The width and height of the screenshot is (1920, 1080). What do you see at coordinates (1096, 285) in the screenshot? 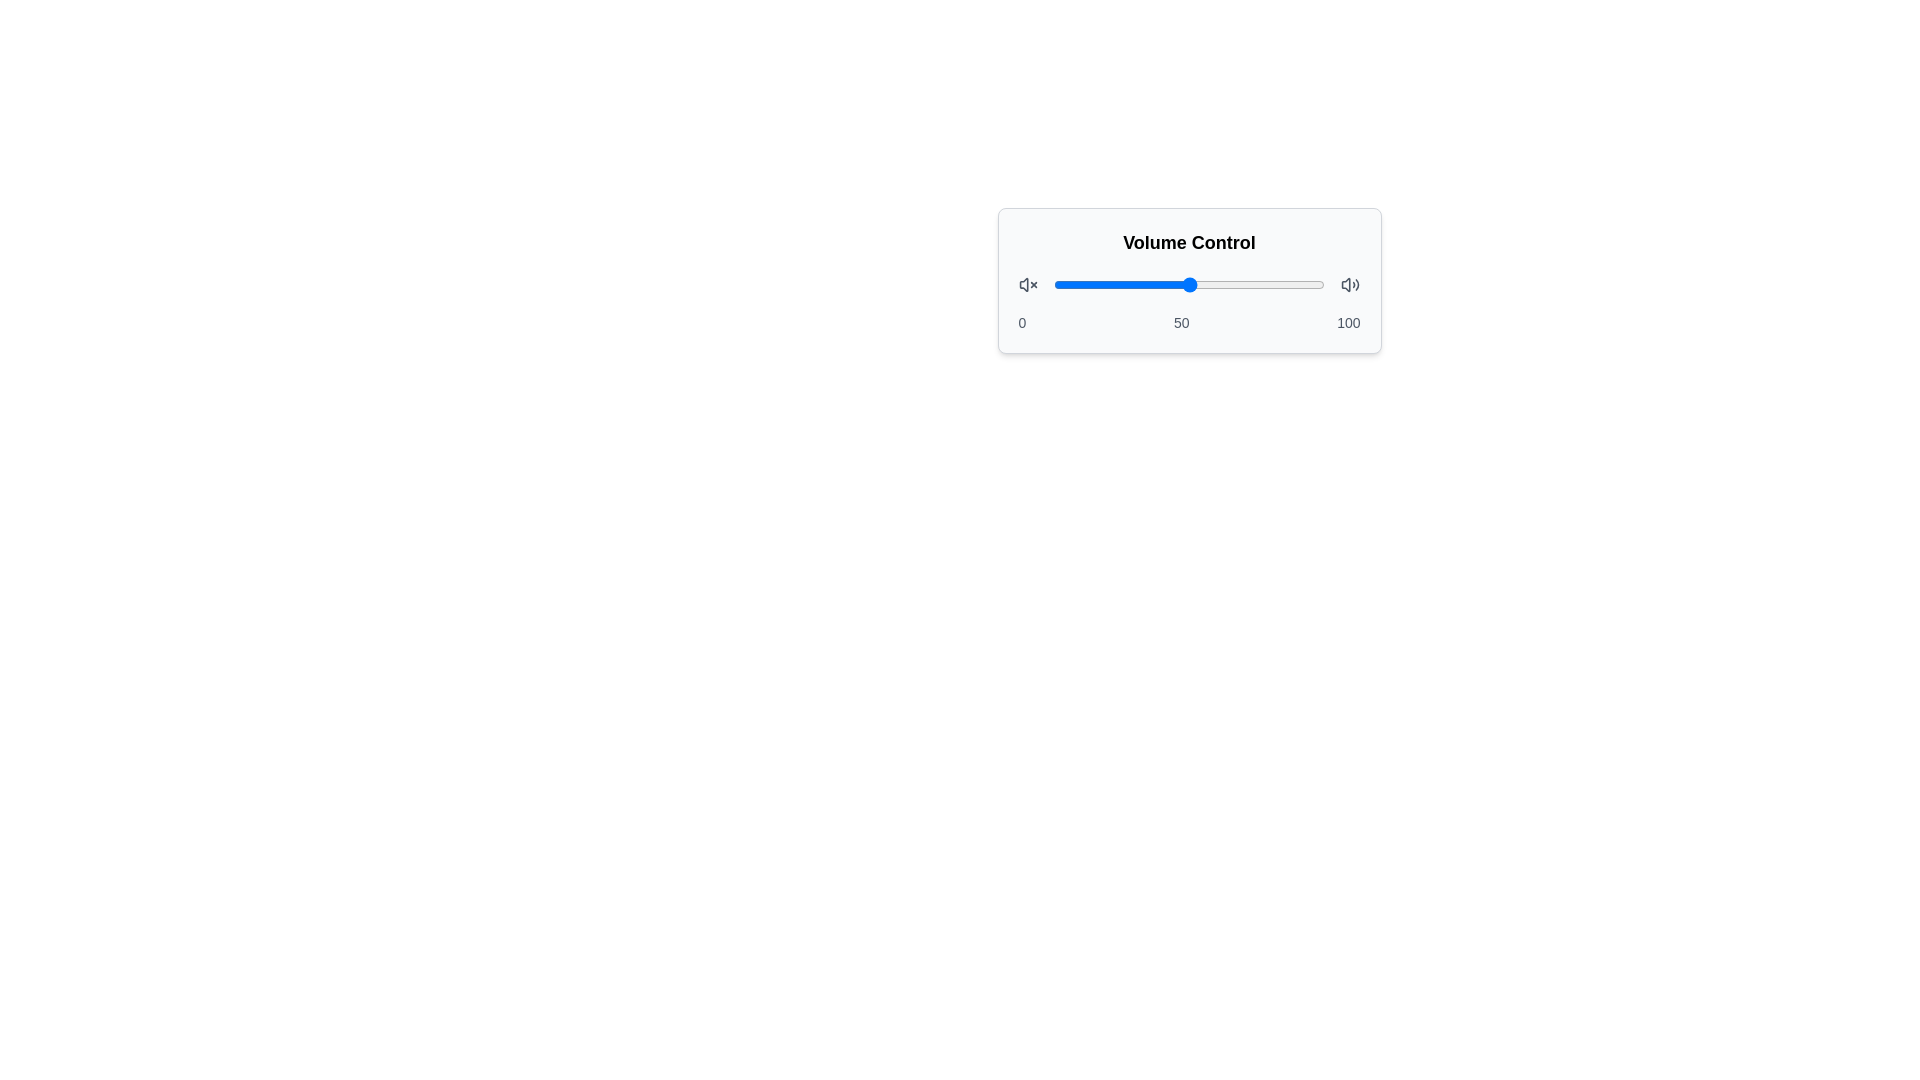
I see `the slider to set the volume to 16` at bounding box center [1096, 285].